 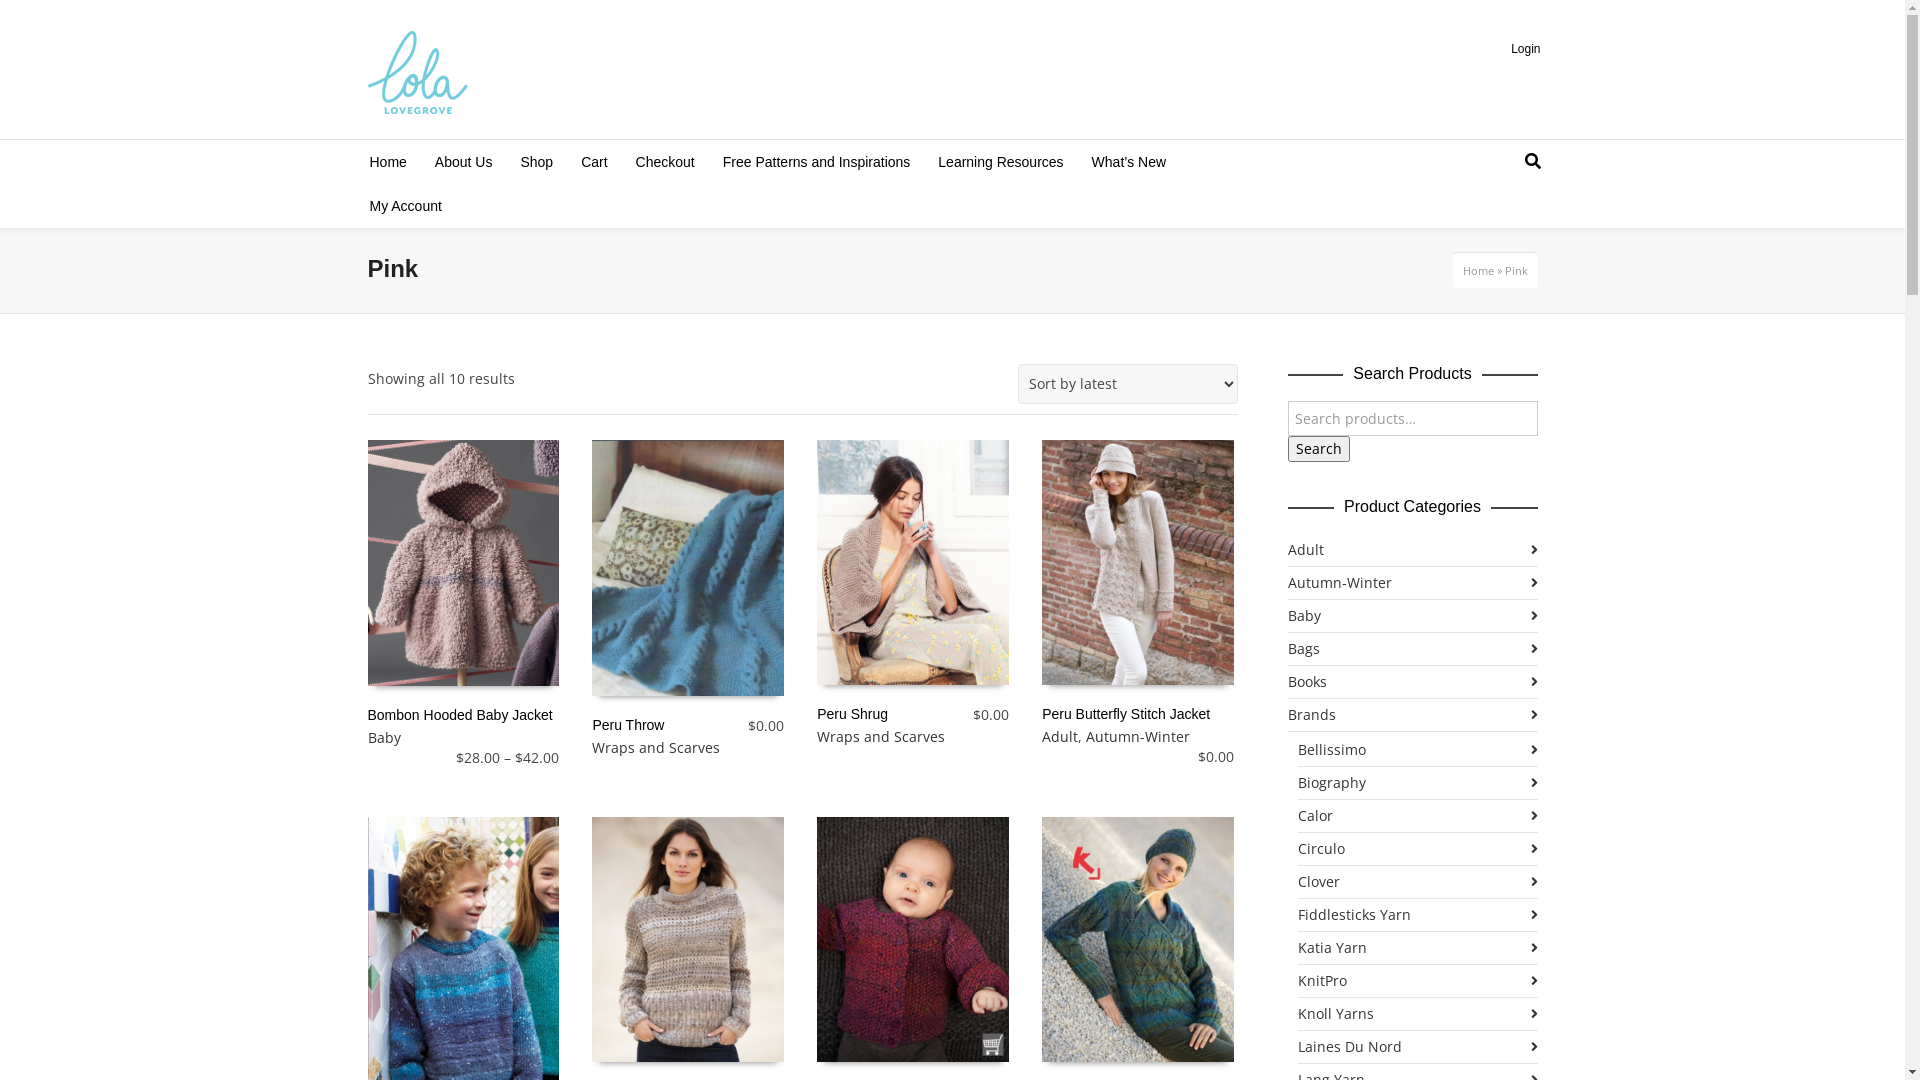 What do you see at coordinates (459, 713) in the screenshot?
I see `'Bombon Hooded Baby Jacket'` at bounding box center [459, 713].